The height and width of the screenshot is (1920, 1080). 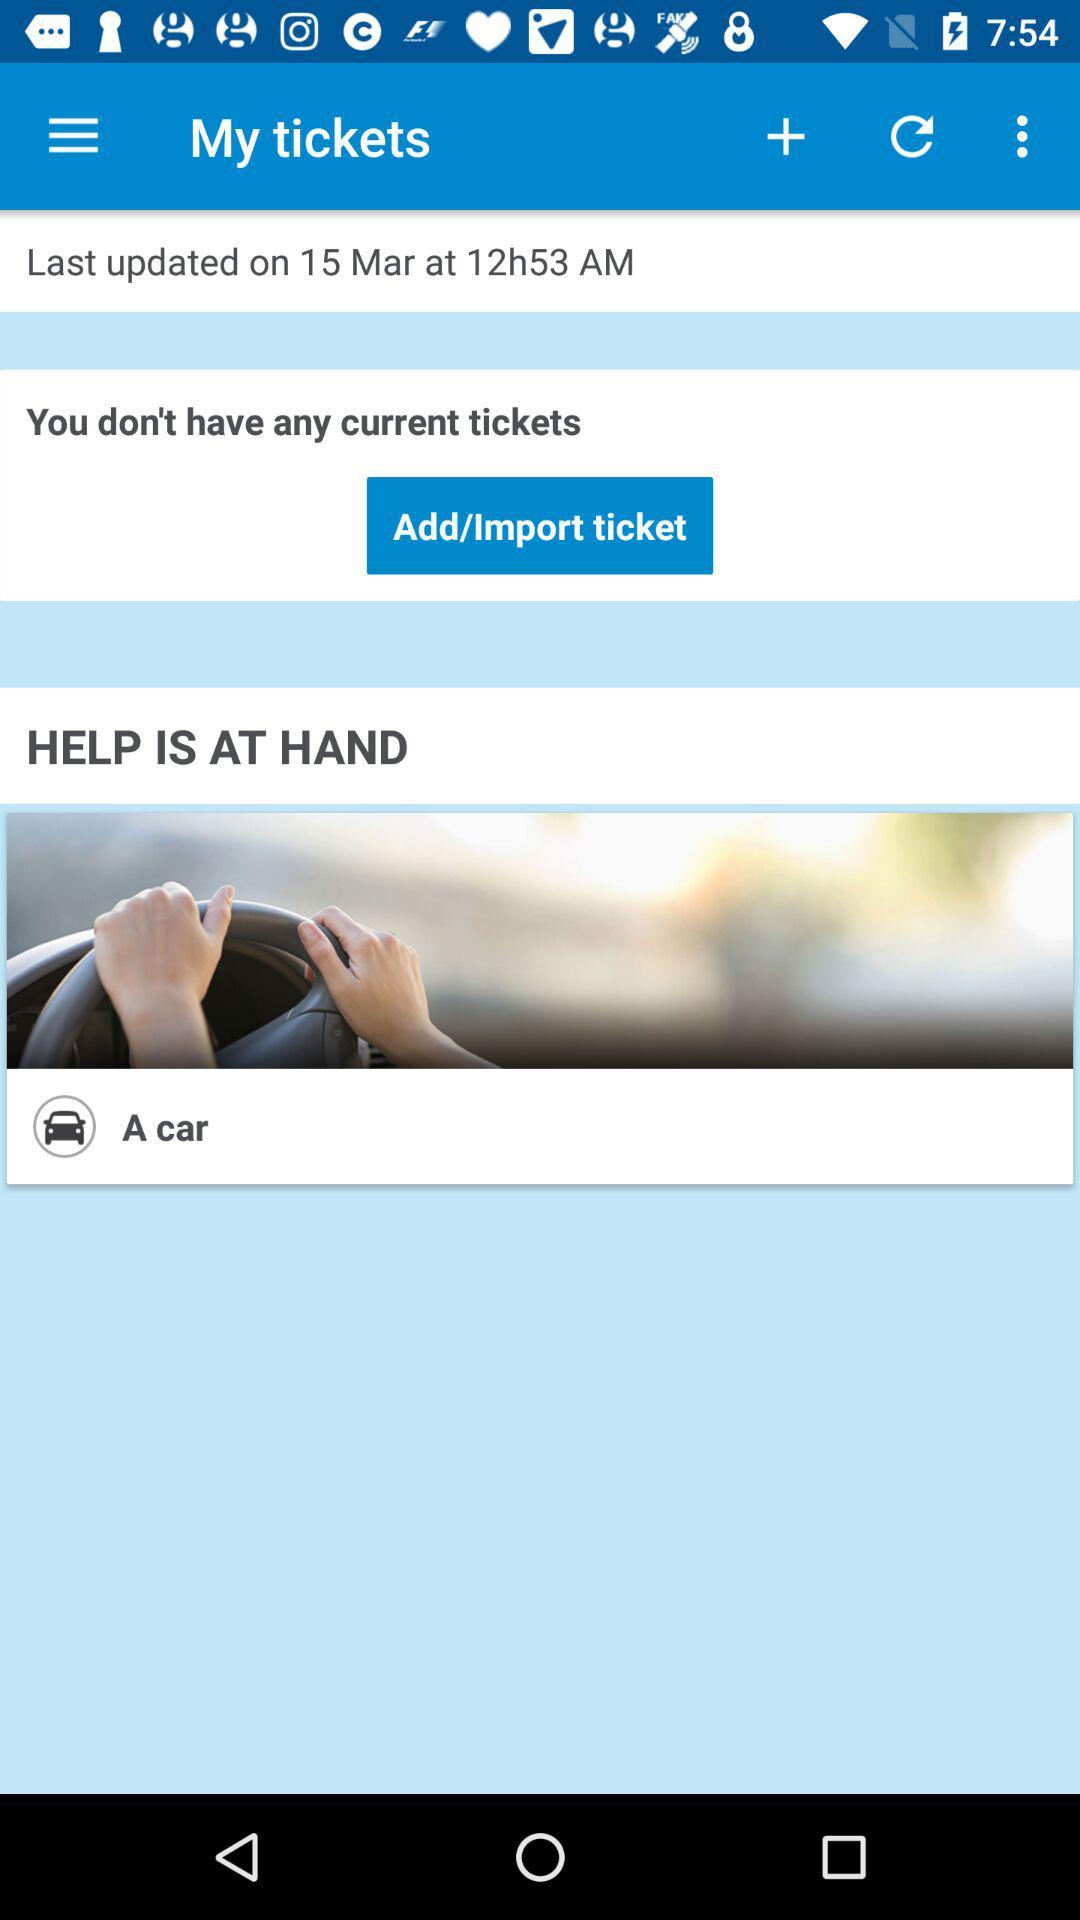 What do you see at coordinates (540, 525) in the screenshot?
I see `icon above the help is at item` at bounding box center [540, 525].